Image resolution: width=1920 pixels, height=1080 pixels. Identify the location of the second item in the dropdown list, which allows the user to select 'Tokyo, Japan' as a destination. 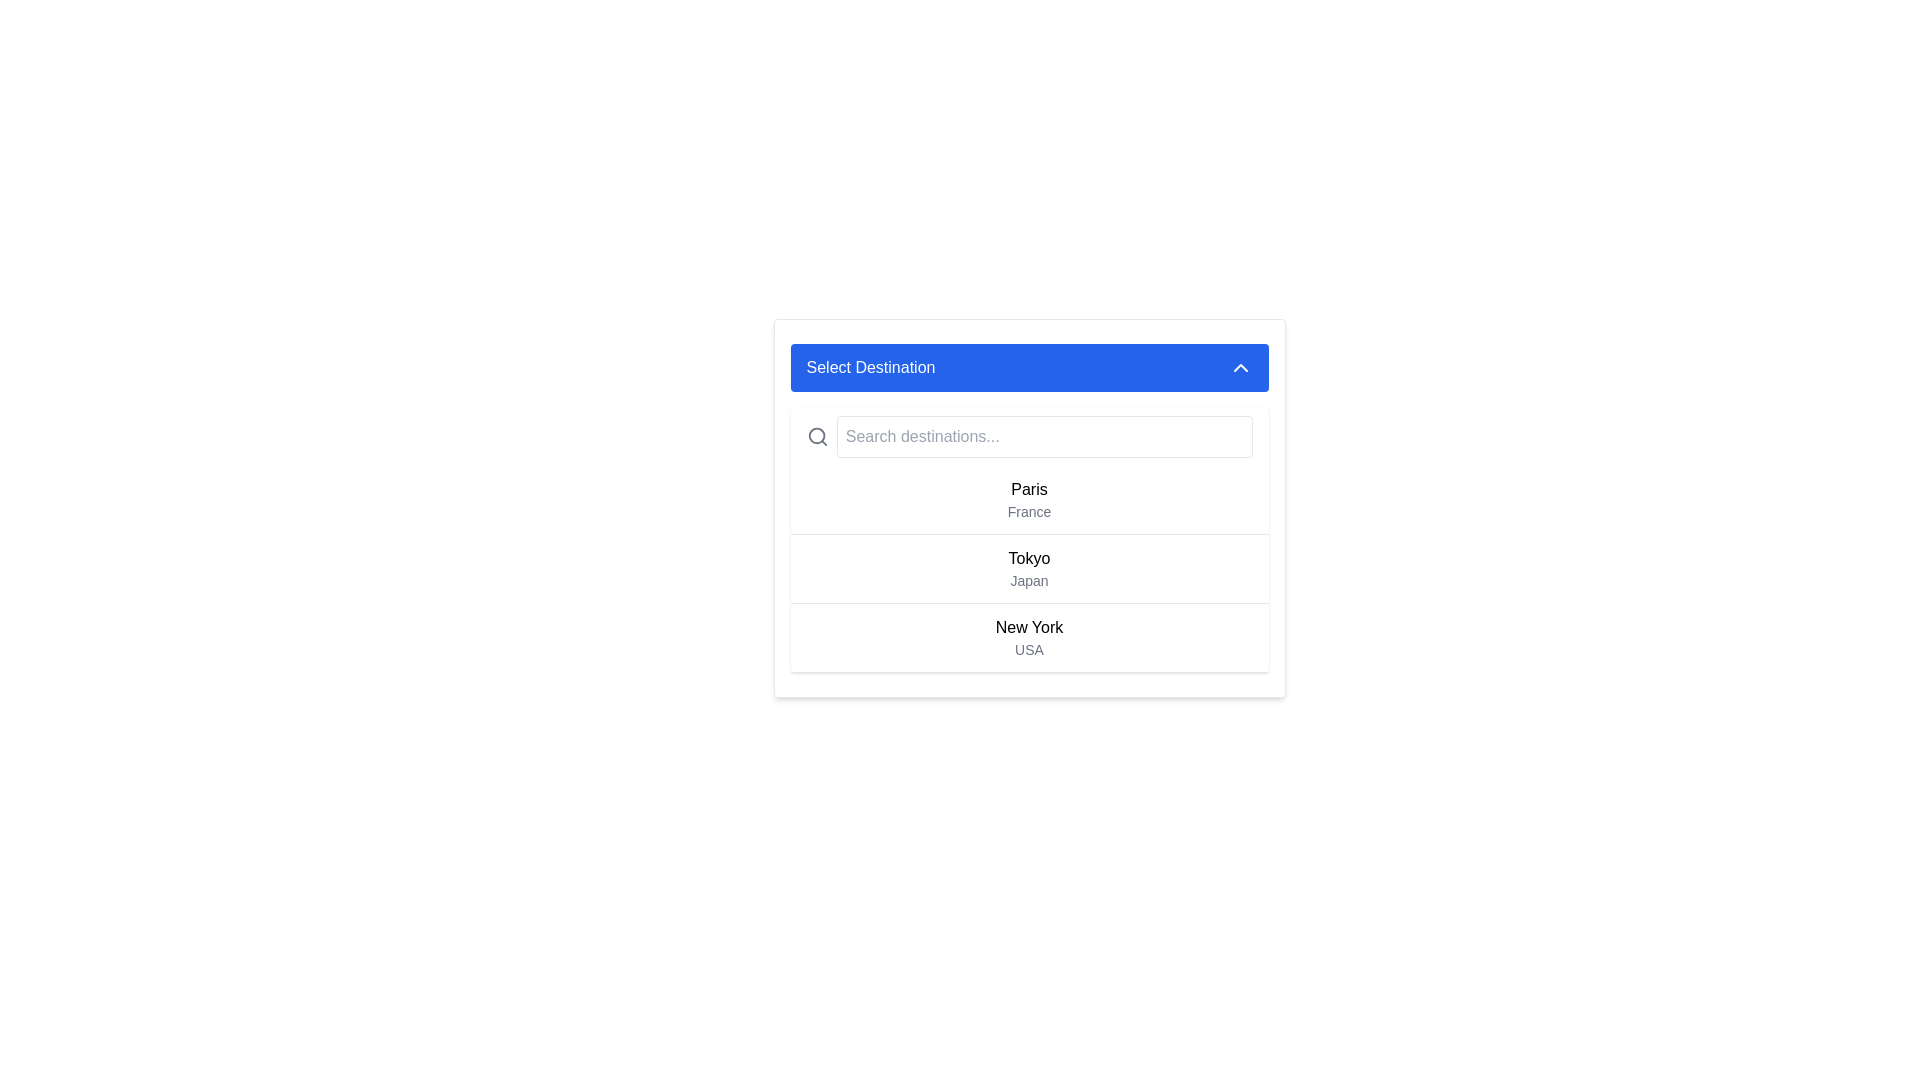
(1029, 569).